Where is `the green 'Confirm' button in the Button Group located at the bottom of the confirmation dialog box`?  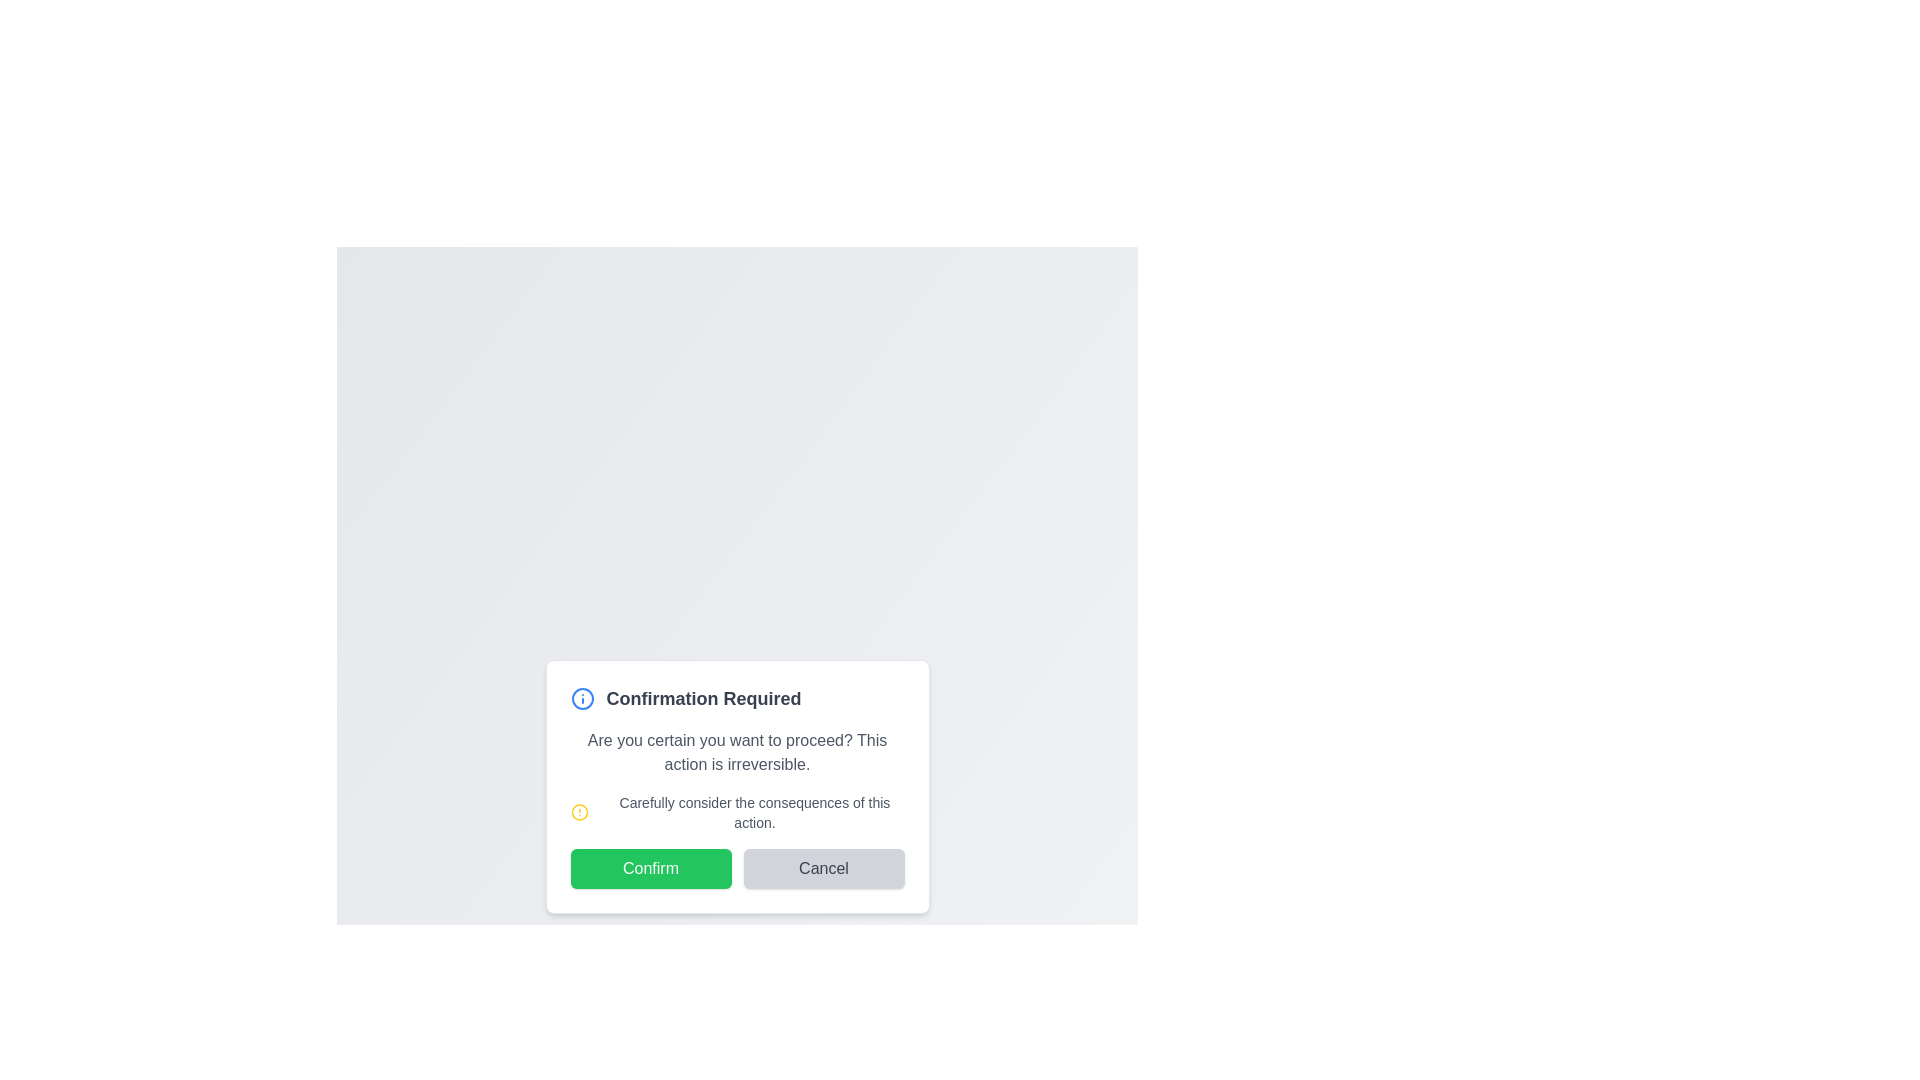 the green 'Confirm' button in the Button Group located at the bottom of the confirmation dialog box is located at coordinates (736, 867).